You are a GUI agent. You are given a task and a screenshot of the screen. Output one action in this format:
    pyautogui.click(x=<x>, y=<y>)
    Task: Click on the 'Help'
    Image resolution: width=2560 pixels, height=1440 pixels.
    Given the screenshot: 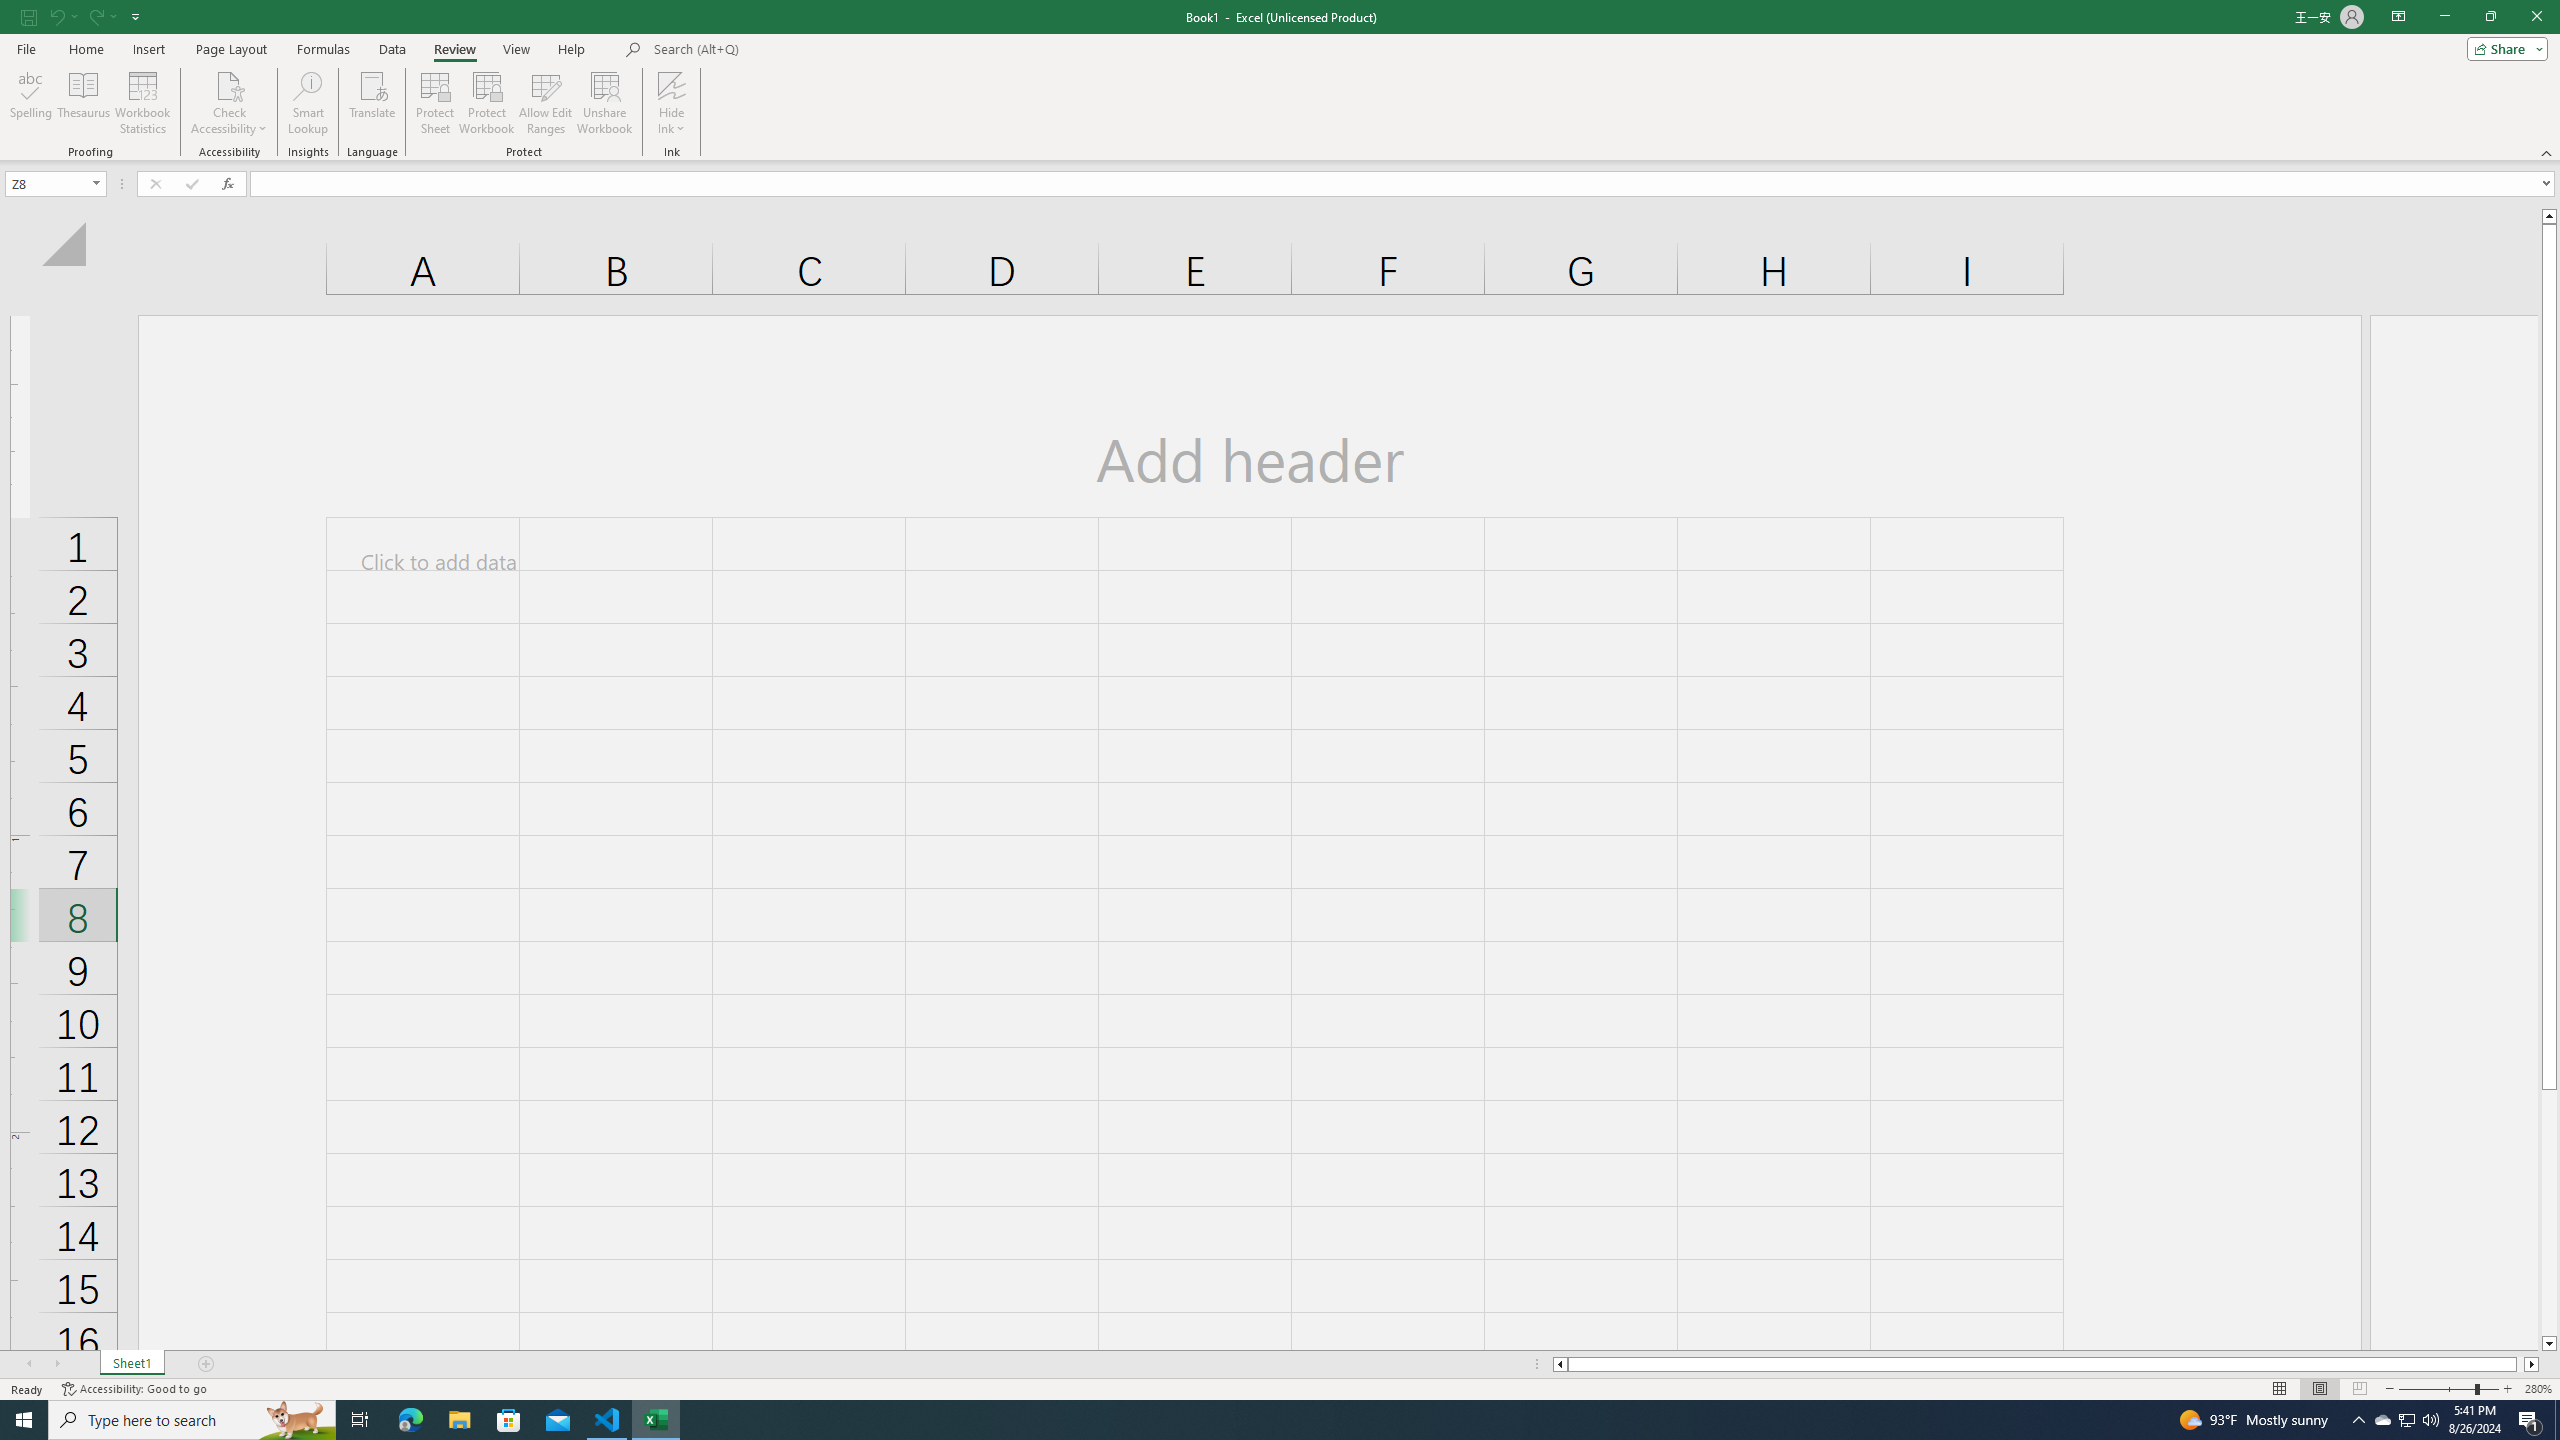 What is the action you would take?
    pyautogui.click(x=571, y=49)
    